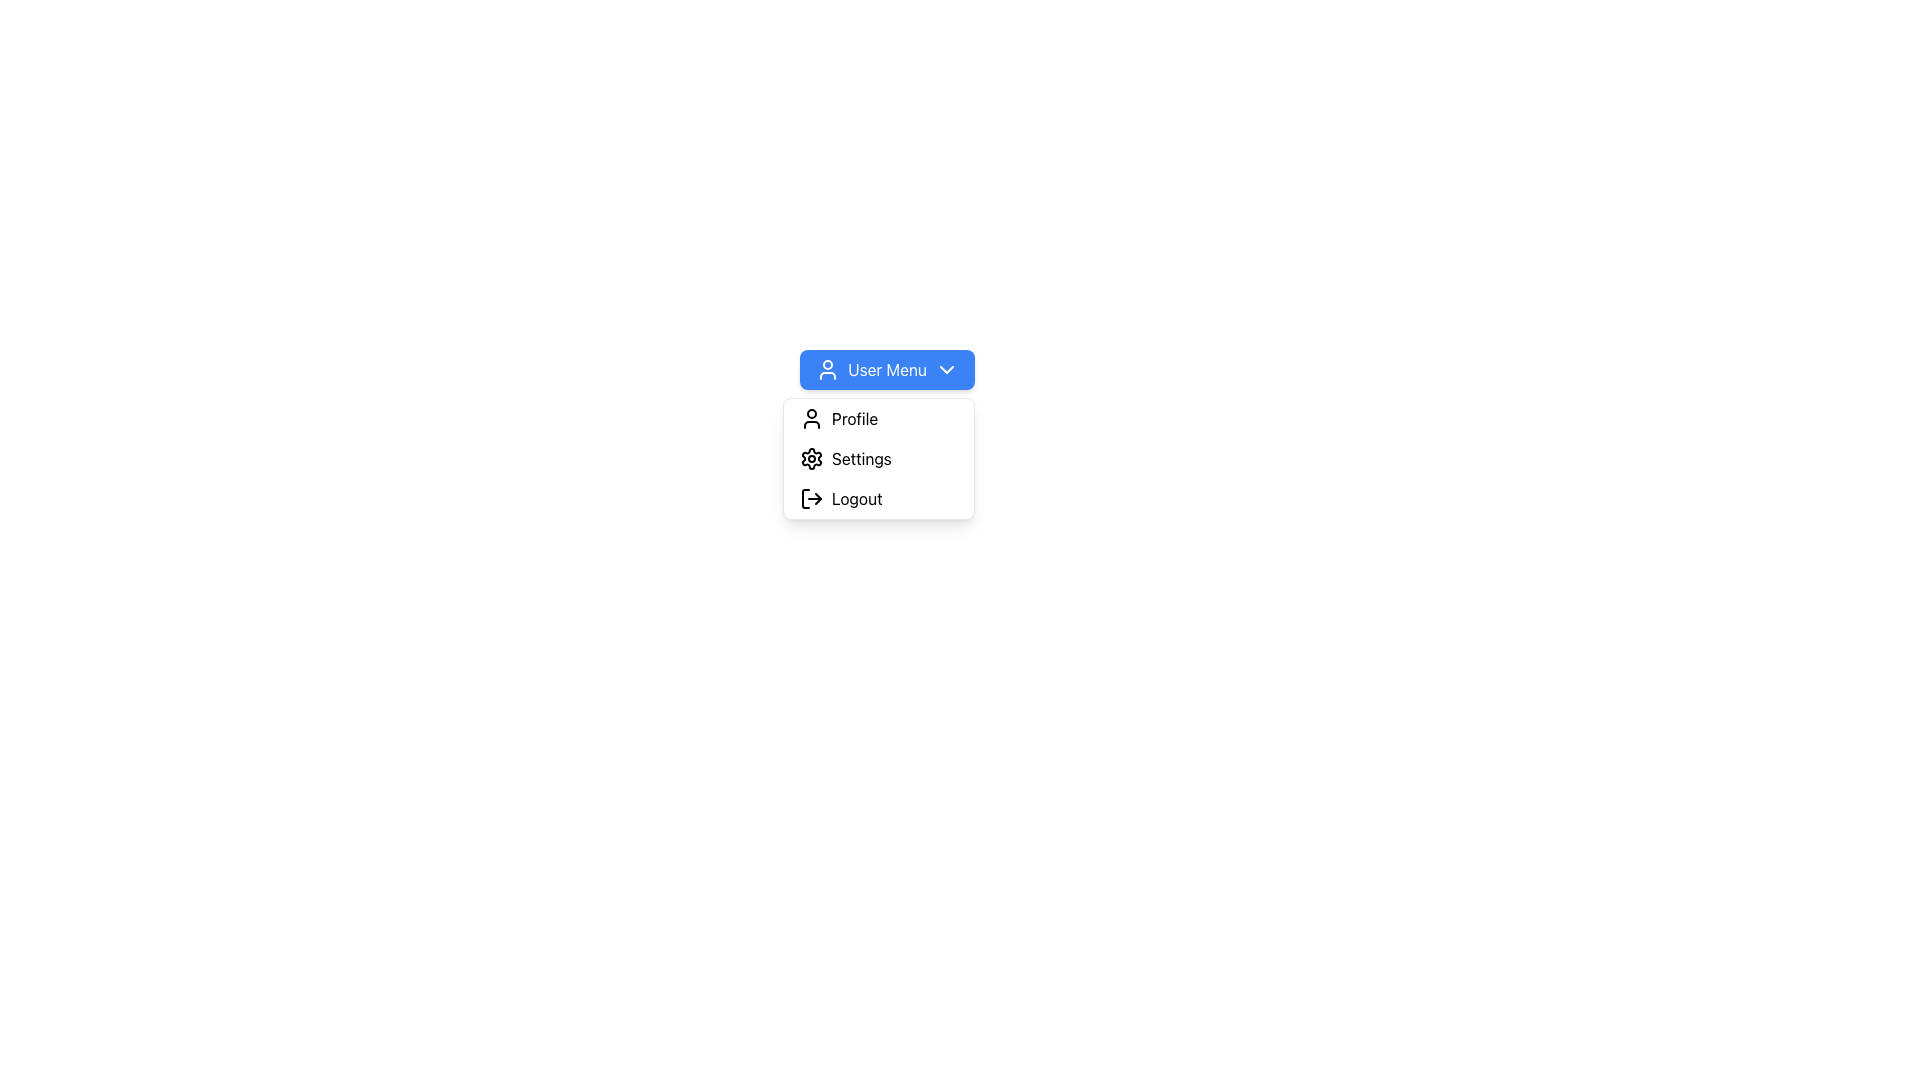 The height and width of the screenshot is (1080, 1920). What do you see at coordinates (878, 459) in the screenshot?
I see `the settings button located in the dropdown menu under 'User Menu', positioned below 'Profile' and above 'Logout'` at bounding box center [878, 459].